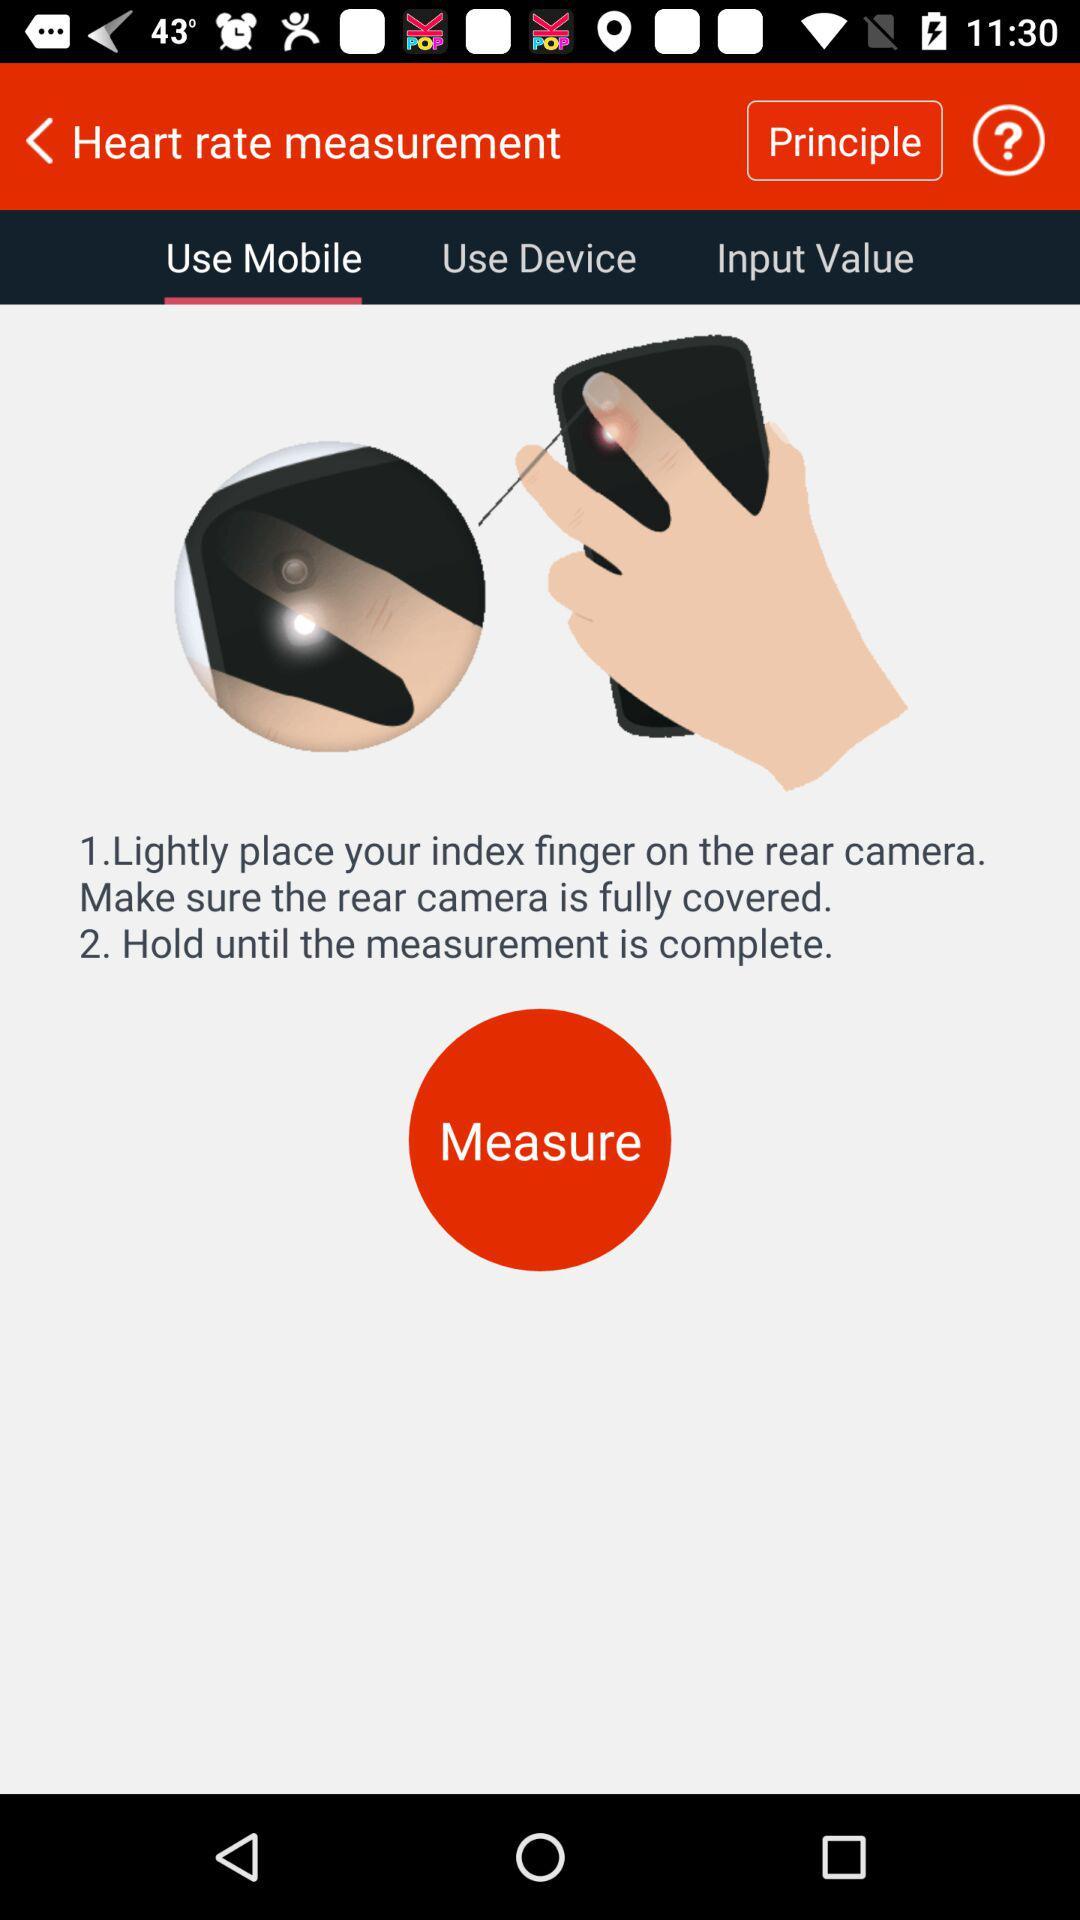 This screenshot has width=1080, height=1920. I want to click on the item below the heart rate measurement item, so click(815, 256).